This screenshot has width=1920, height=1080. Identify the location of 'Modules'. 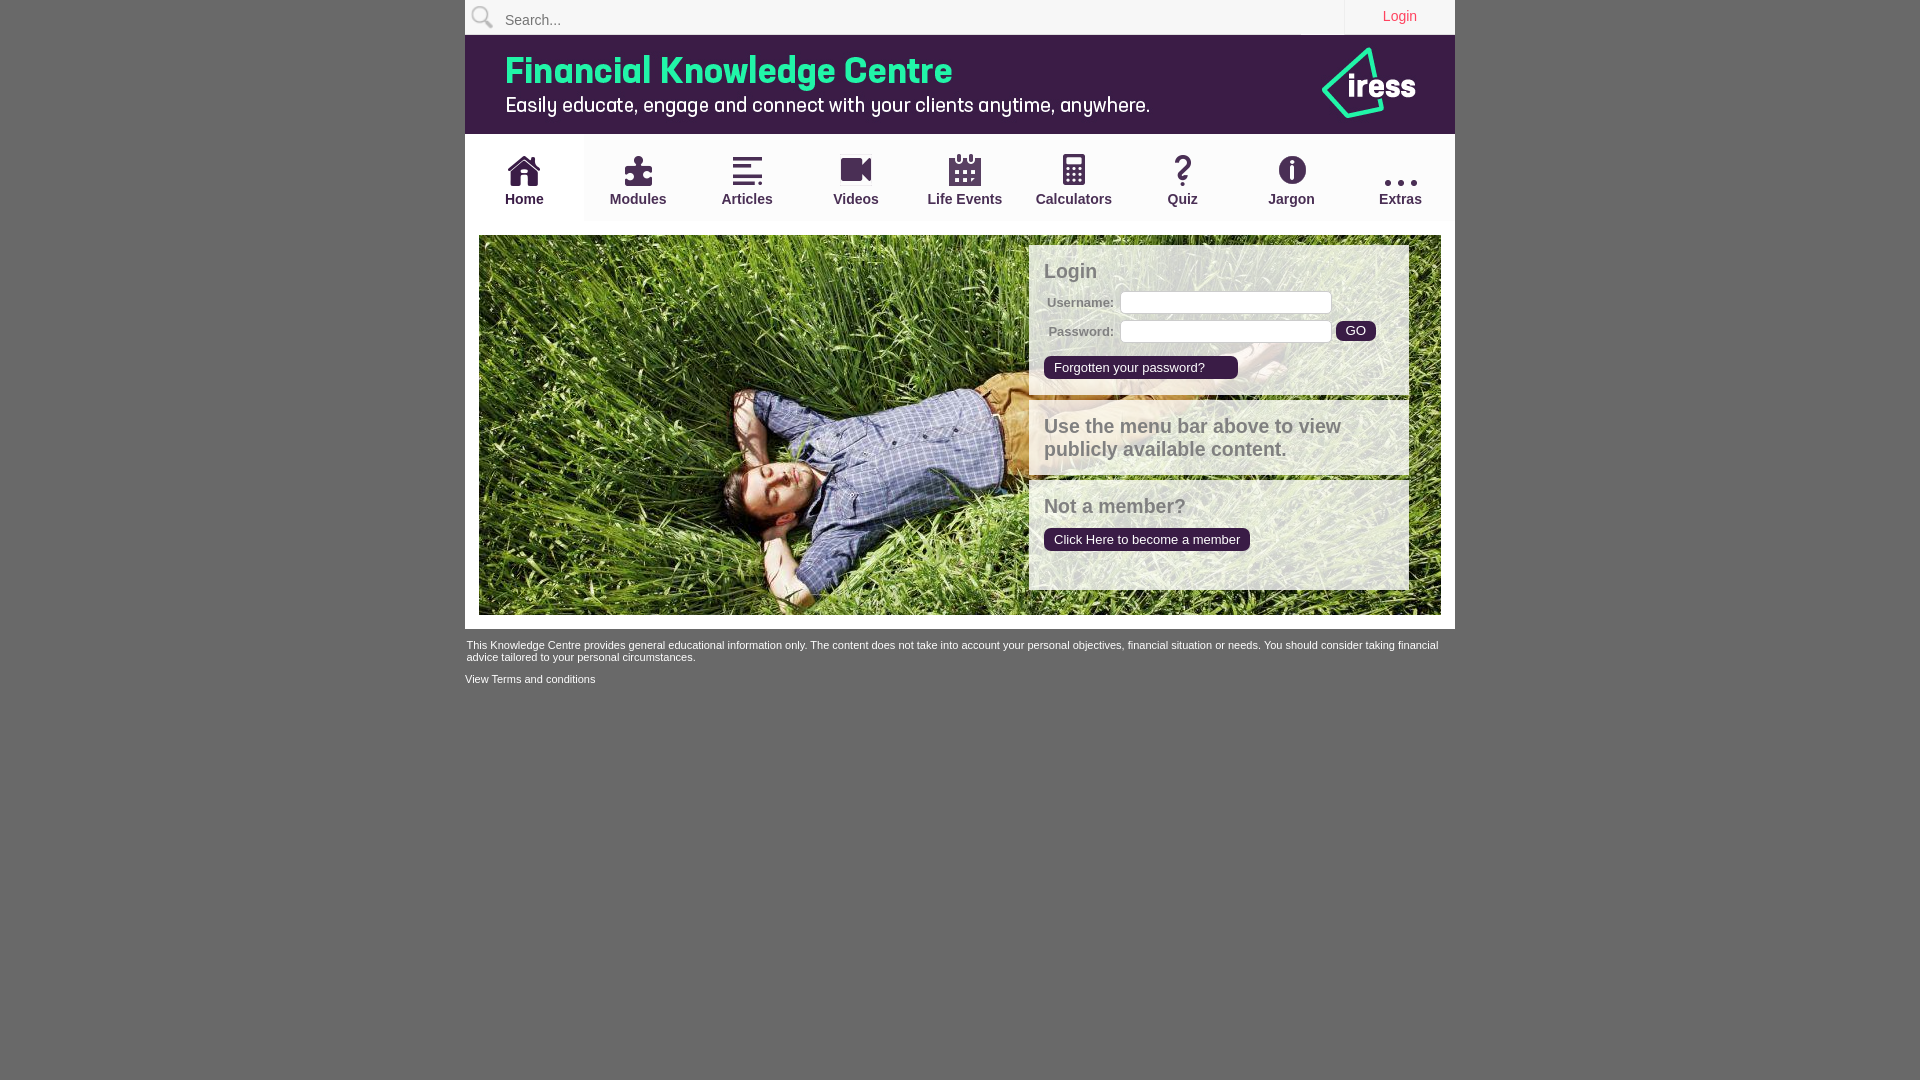
(637, 181).